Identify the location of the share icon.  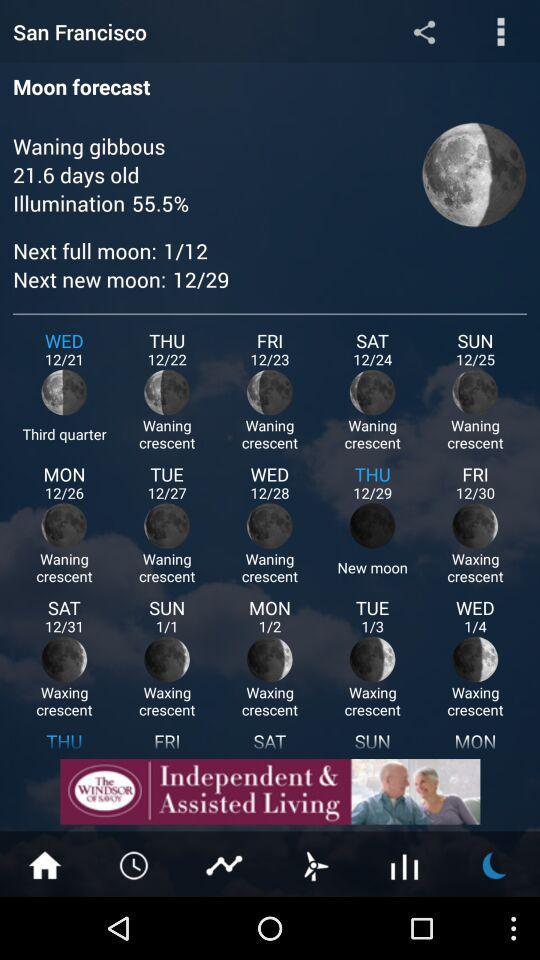
(423, 33).